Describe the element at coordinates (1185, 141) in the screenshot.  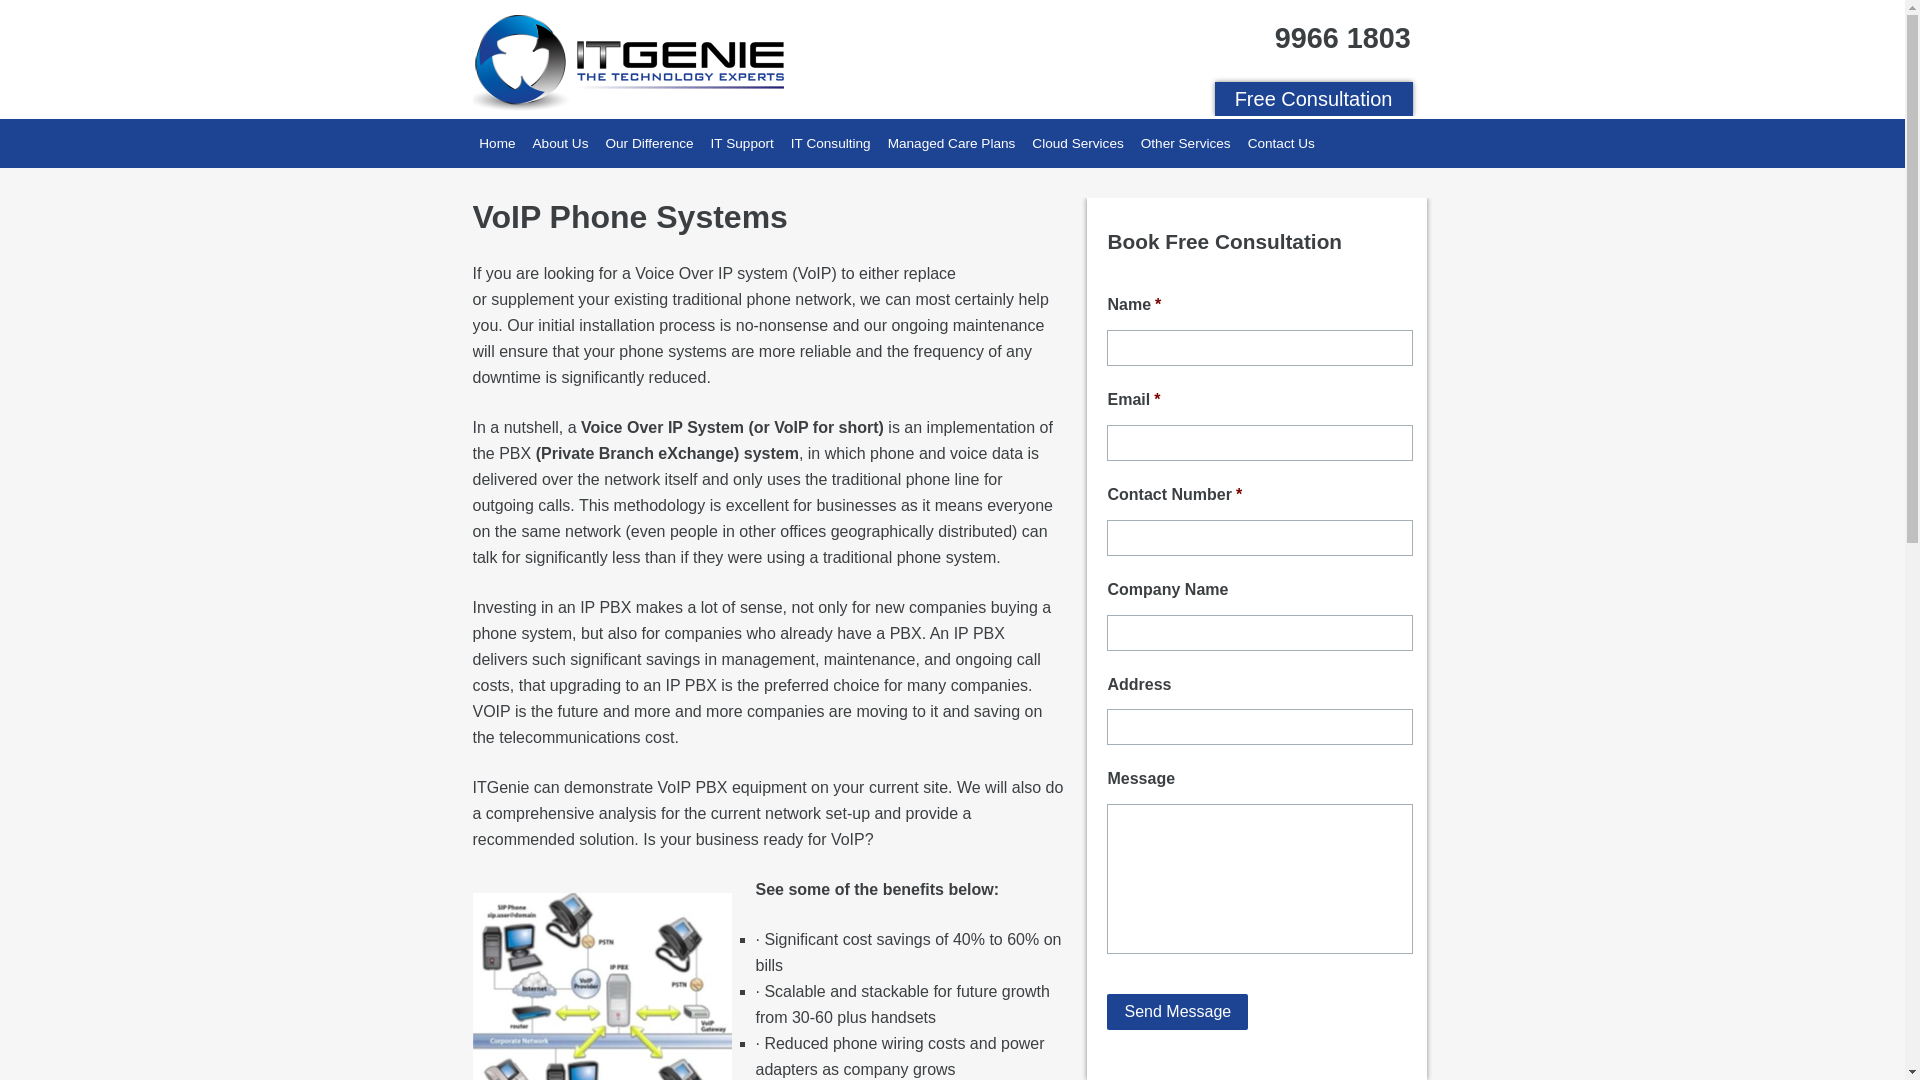
I see `'Other Services'` at that location.